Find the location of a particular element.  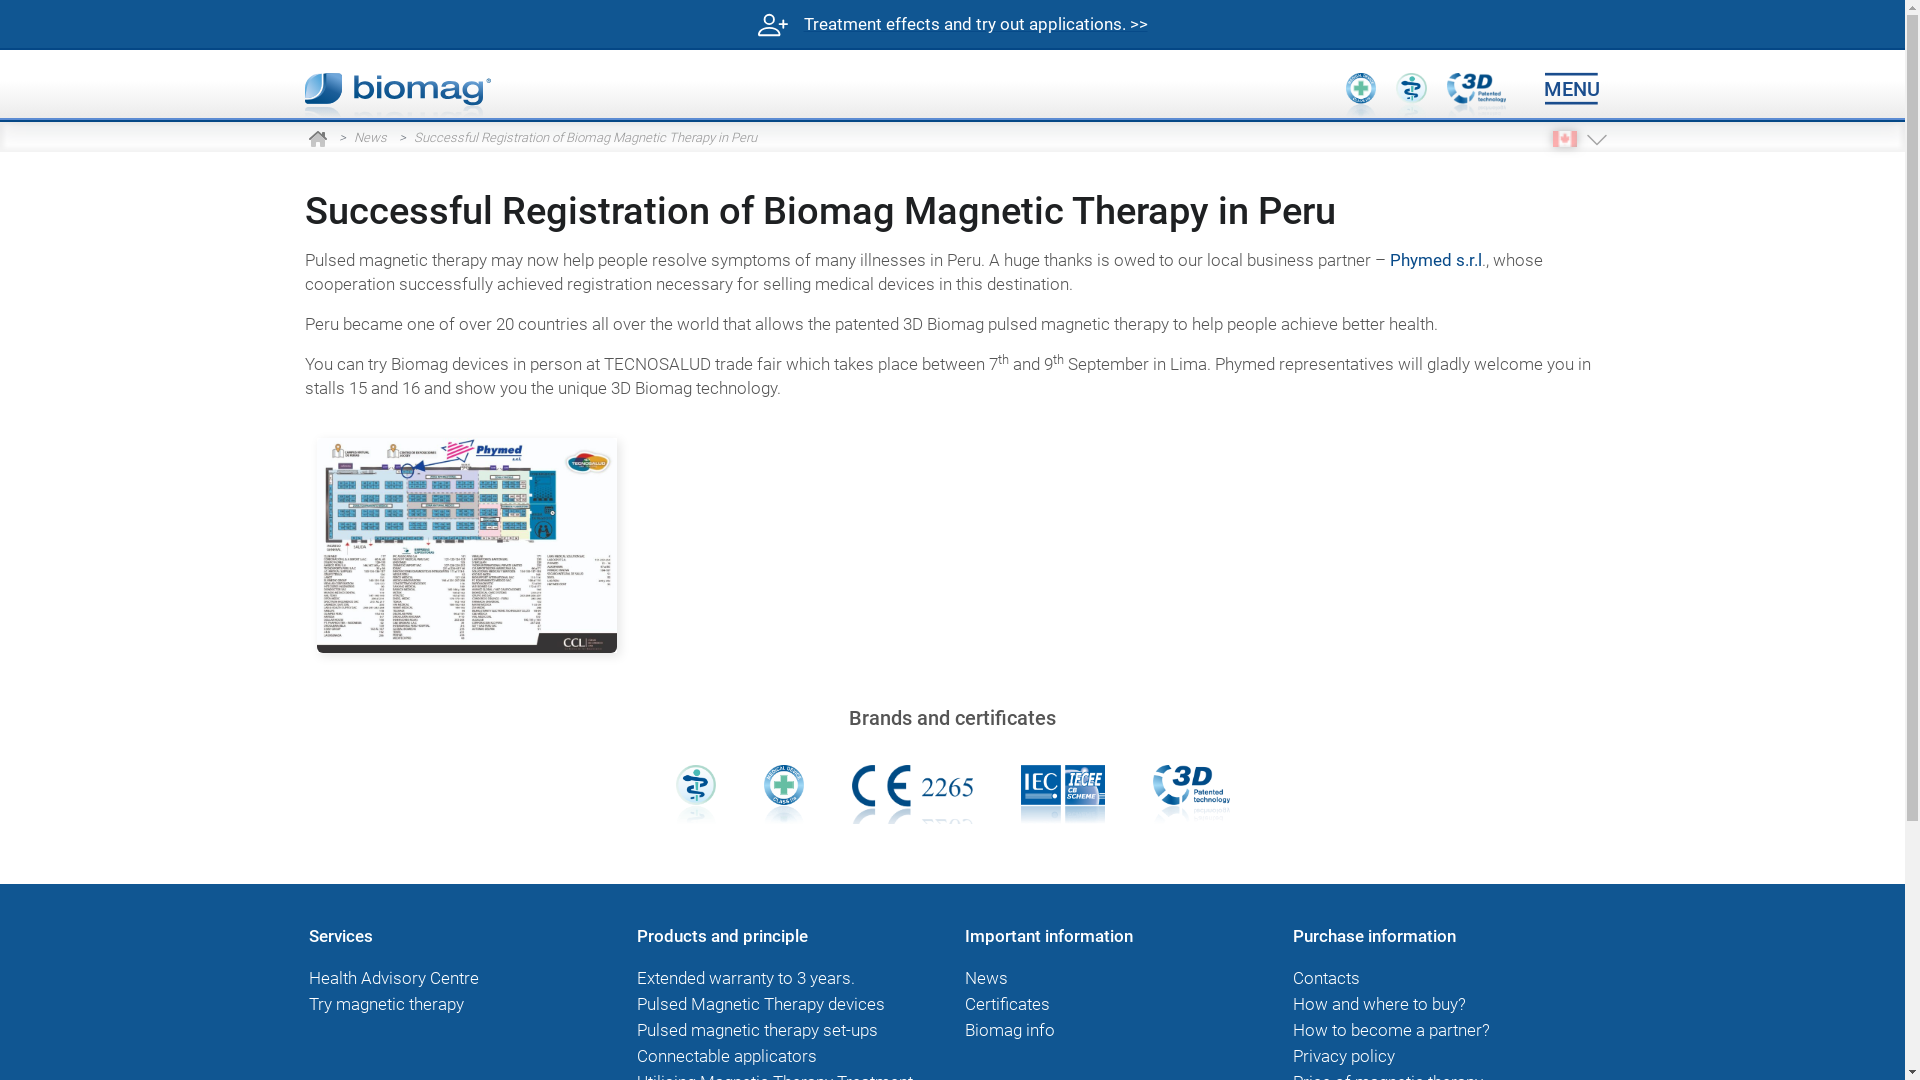

'News' is located at coordinates (370, 136).